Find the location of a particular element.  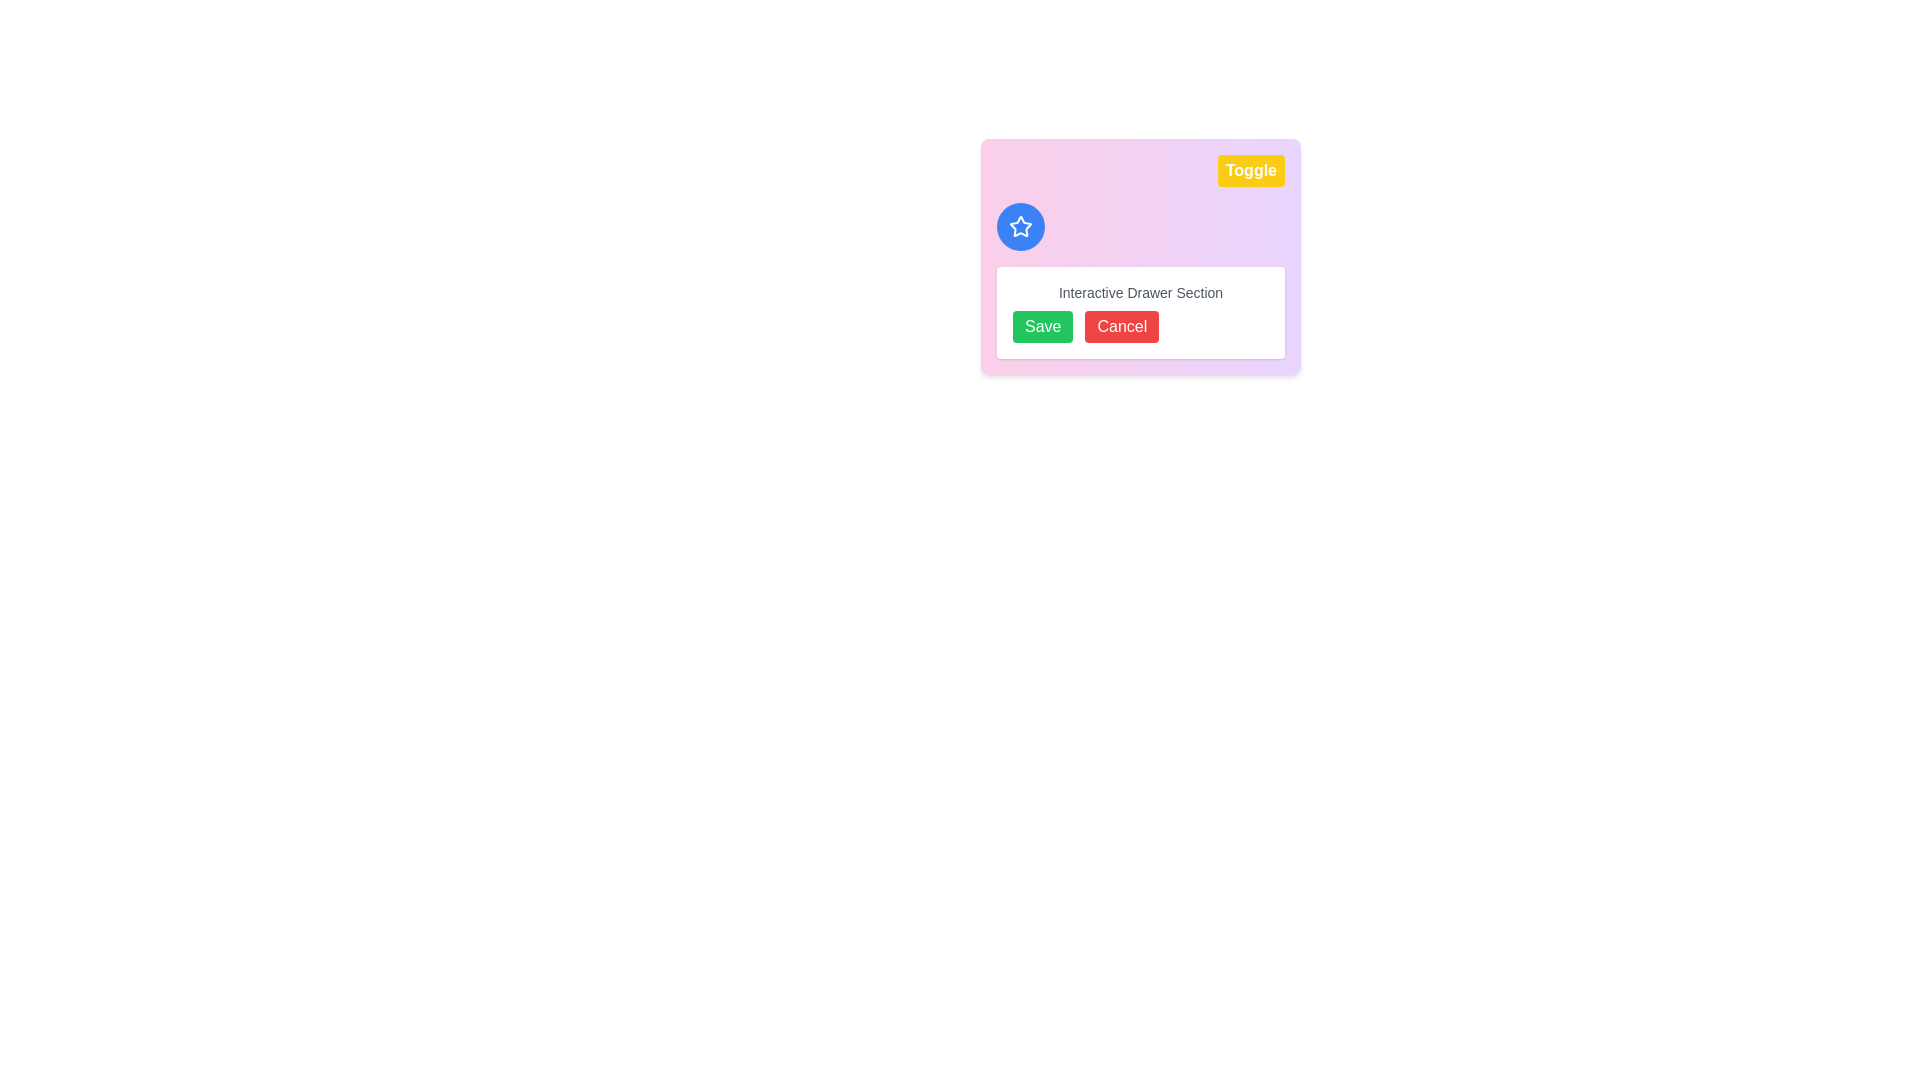

the green 'Save' button with white text, positioned at the bottom center of the card area is located at coordinates (1042, 326).